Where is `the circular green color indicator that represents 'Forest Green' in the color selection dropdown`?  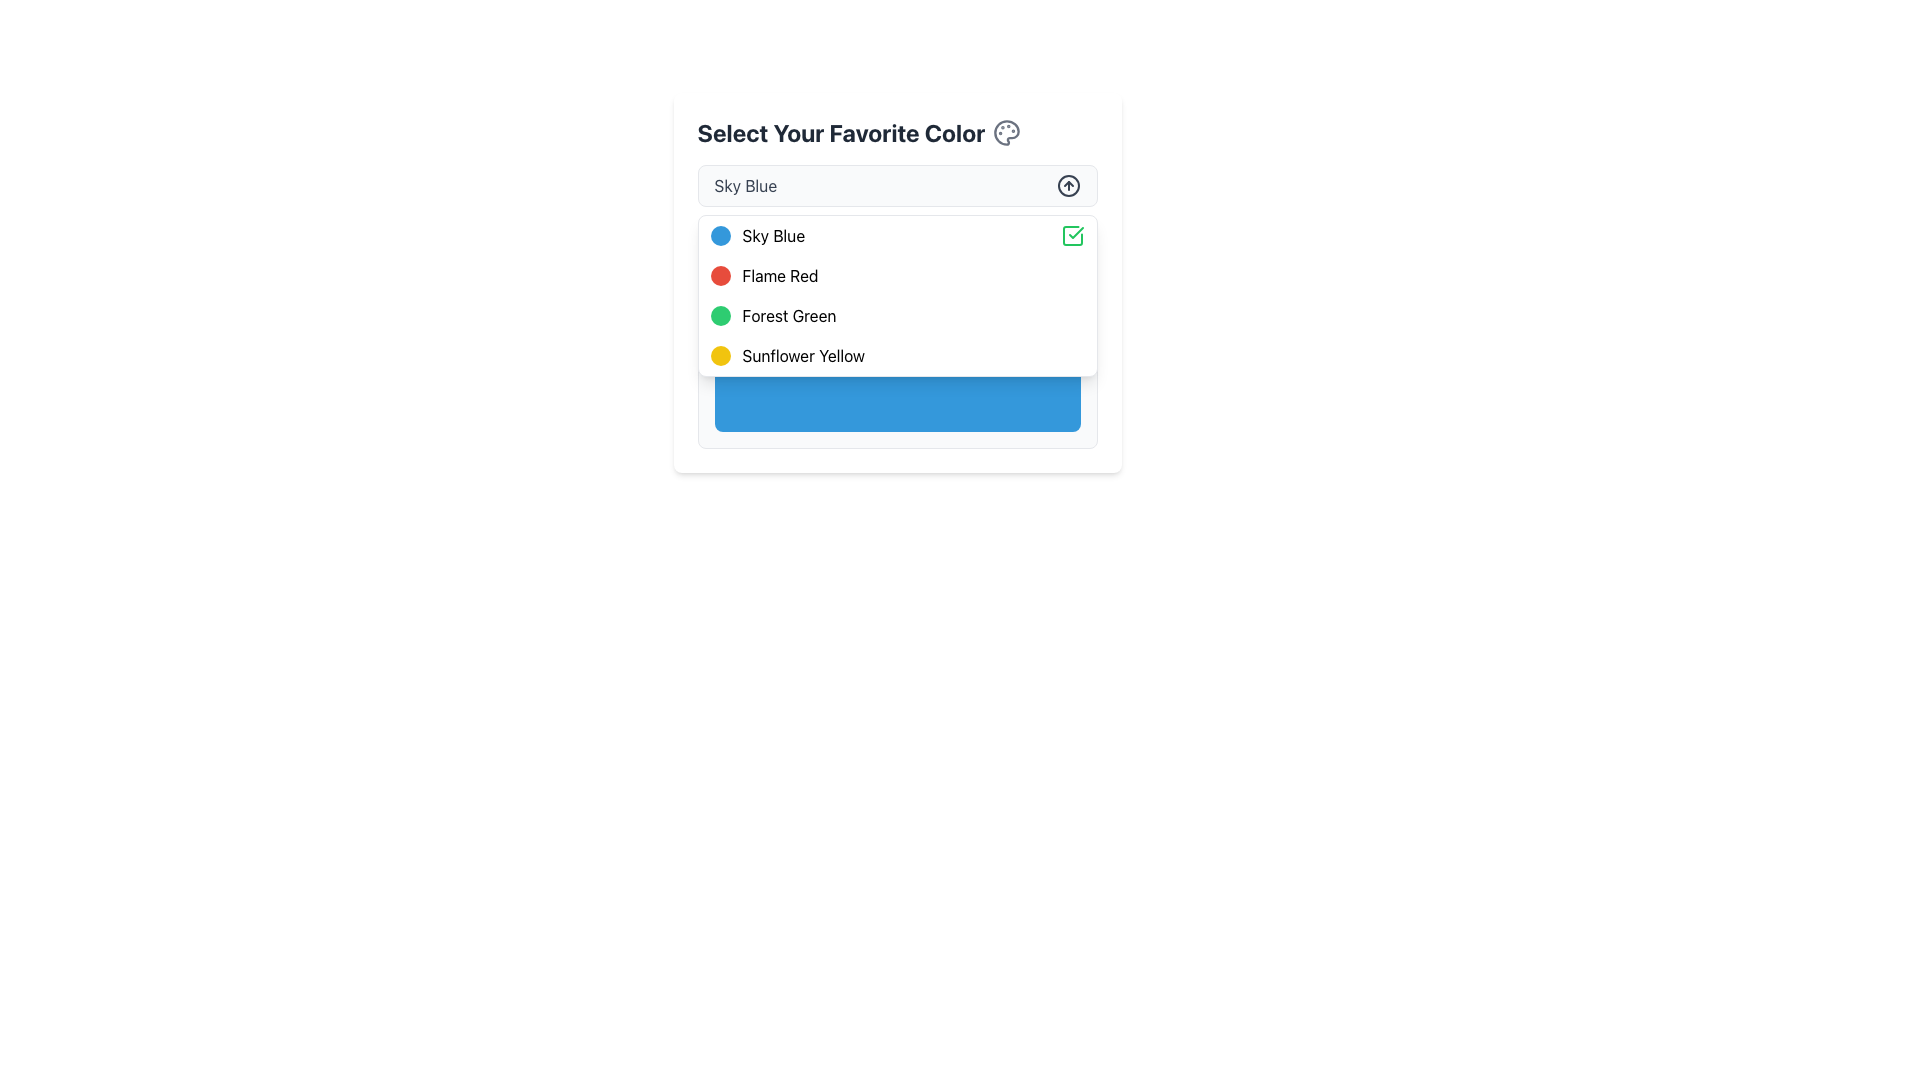
the circular green color indicator that represents 'Forest Green' in the color selection dropdown is located at coordinates (720, 315).